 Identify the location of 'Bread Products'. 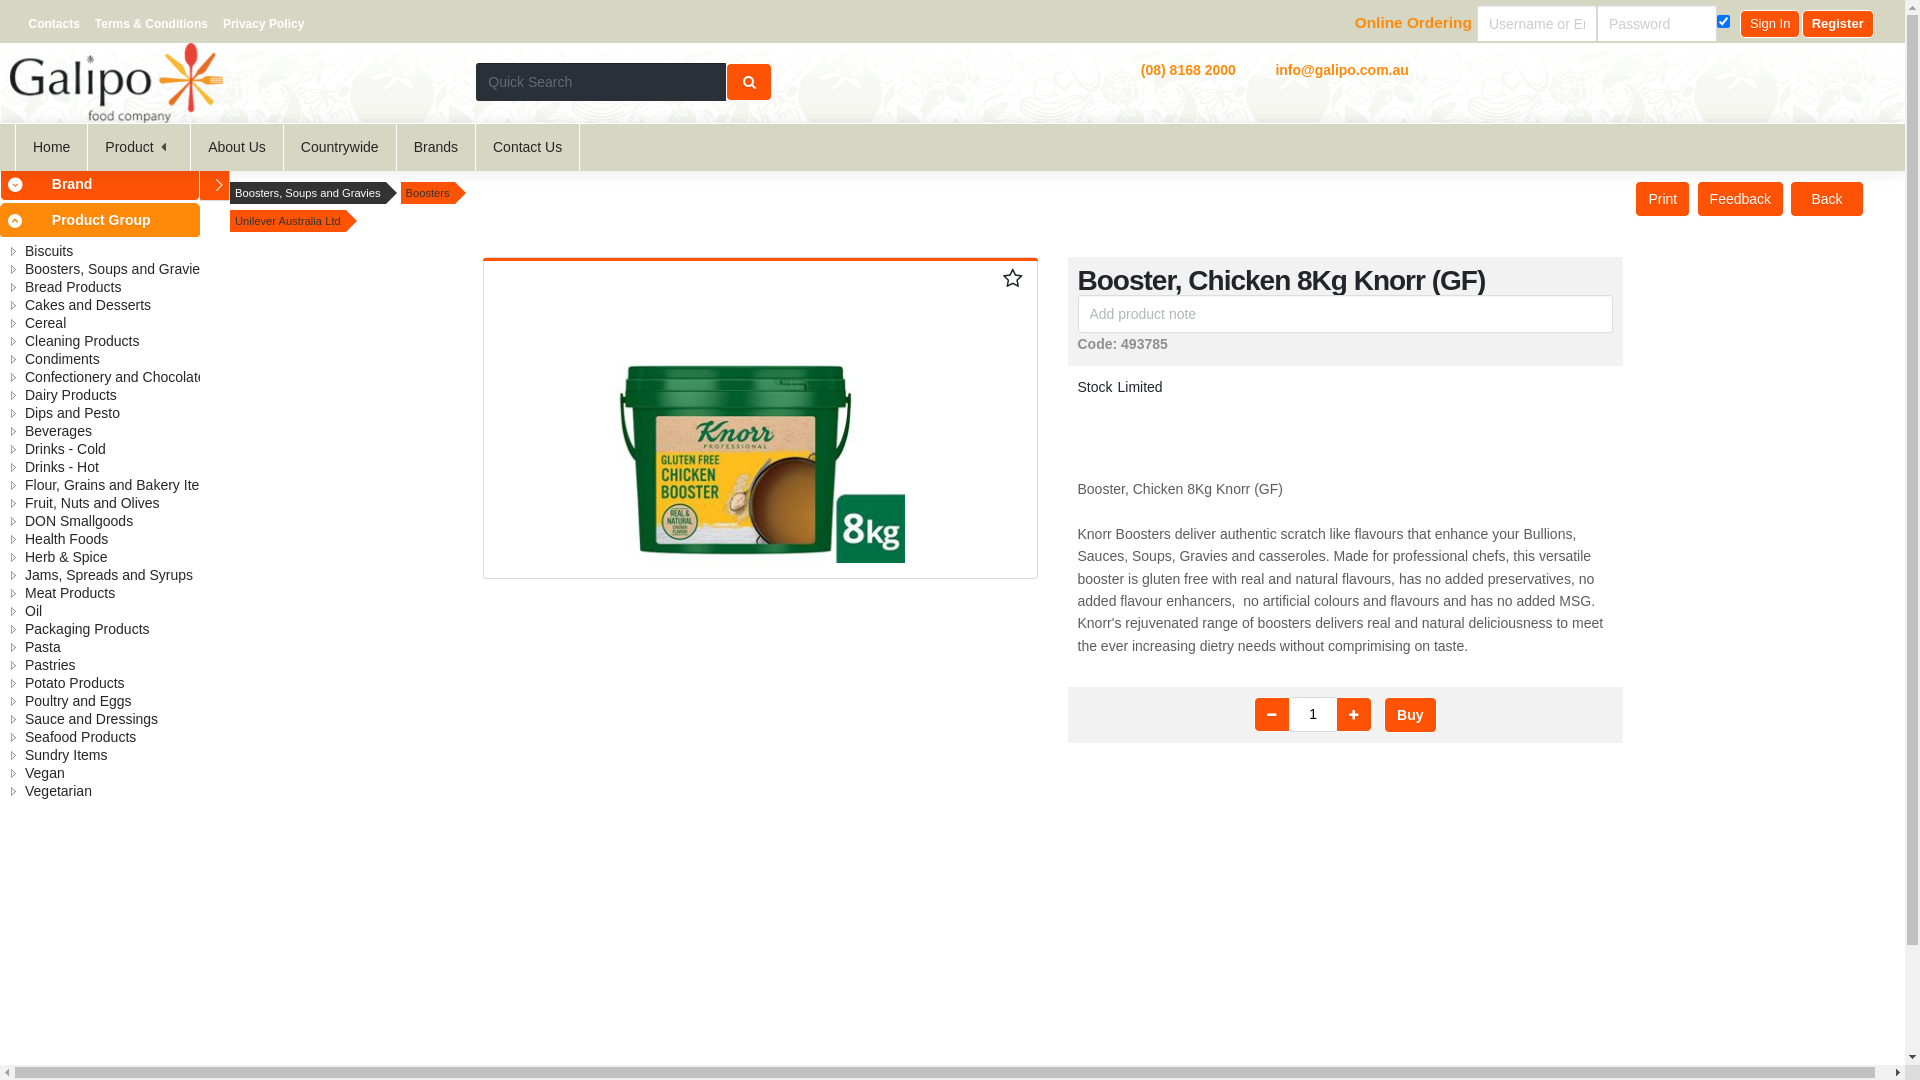
(73, 286).